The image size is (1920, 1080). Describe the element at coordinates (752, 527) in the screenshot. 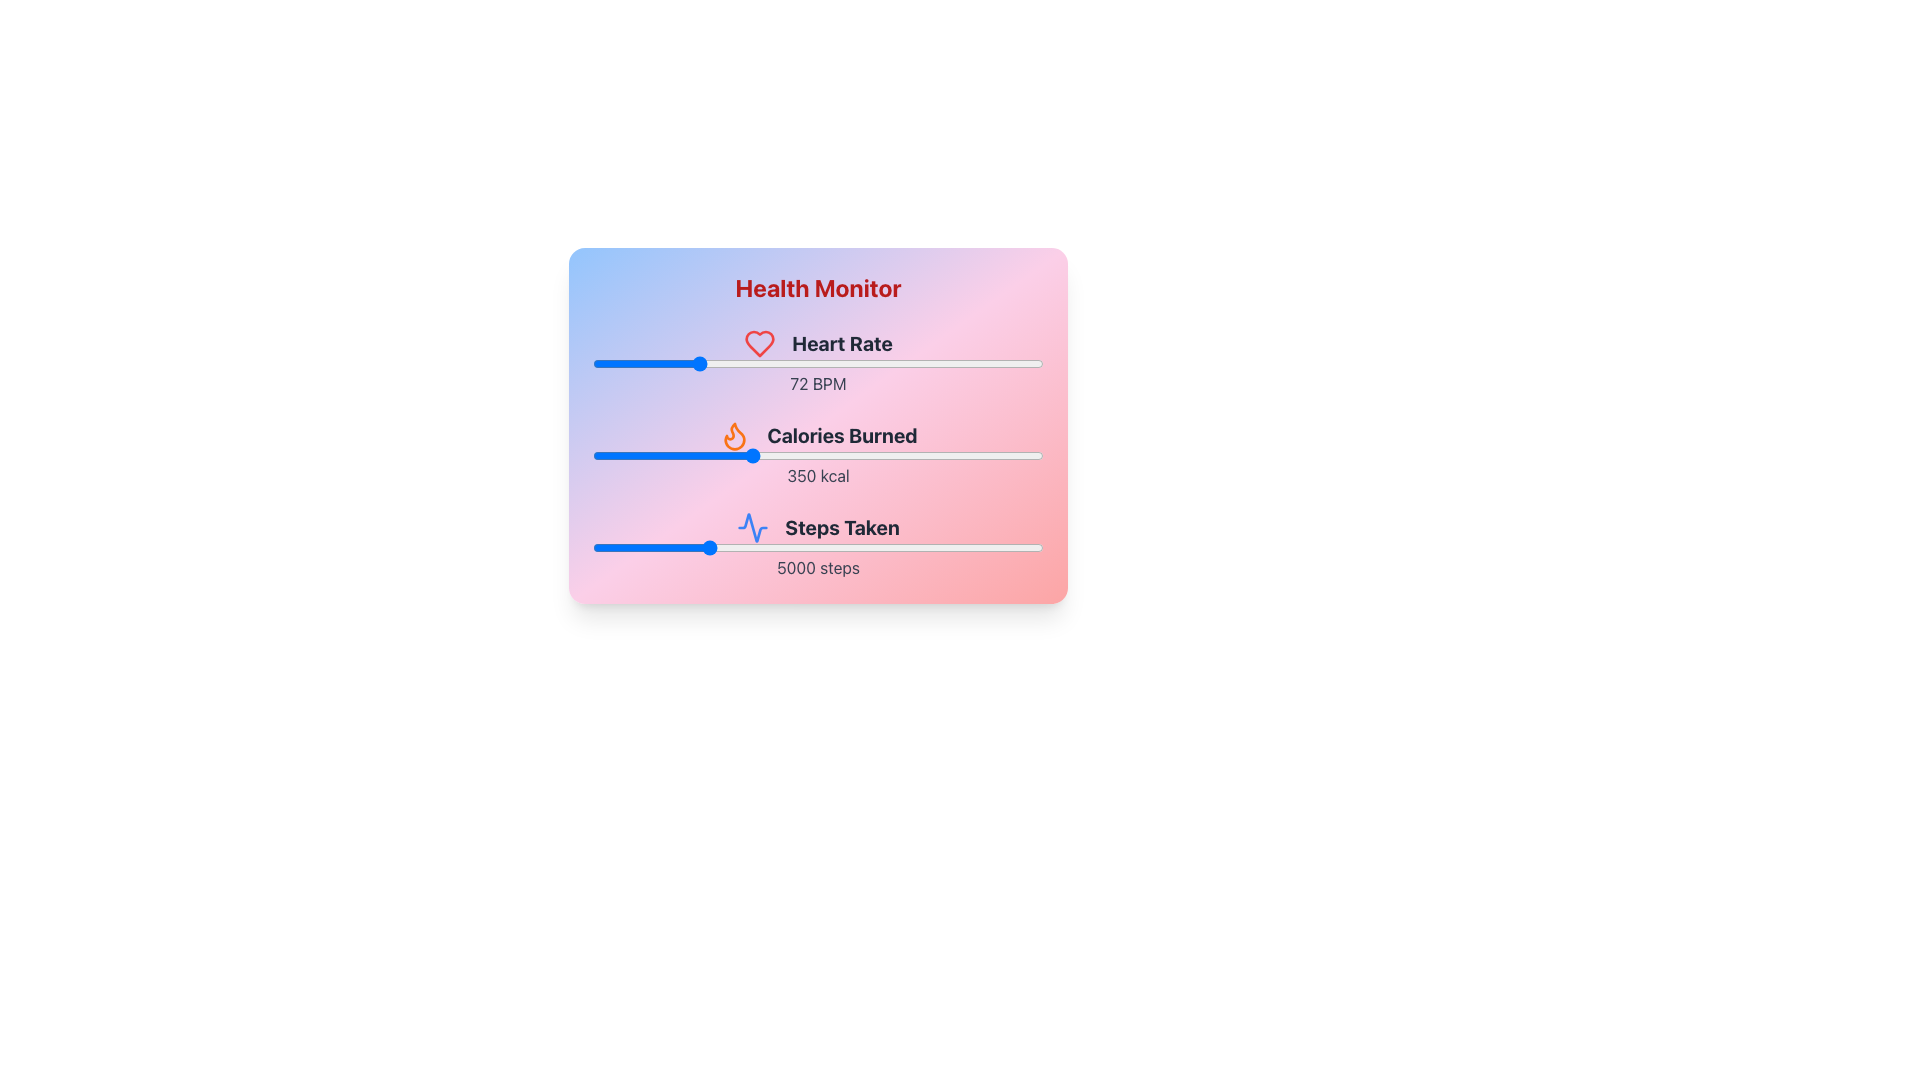

I see `the Decorative Icon located to the left of the 'Steps Taken' label in the third row of the three-item list` at that location.